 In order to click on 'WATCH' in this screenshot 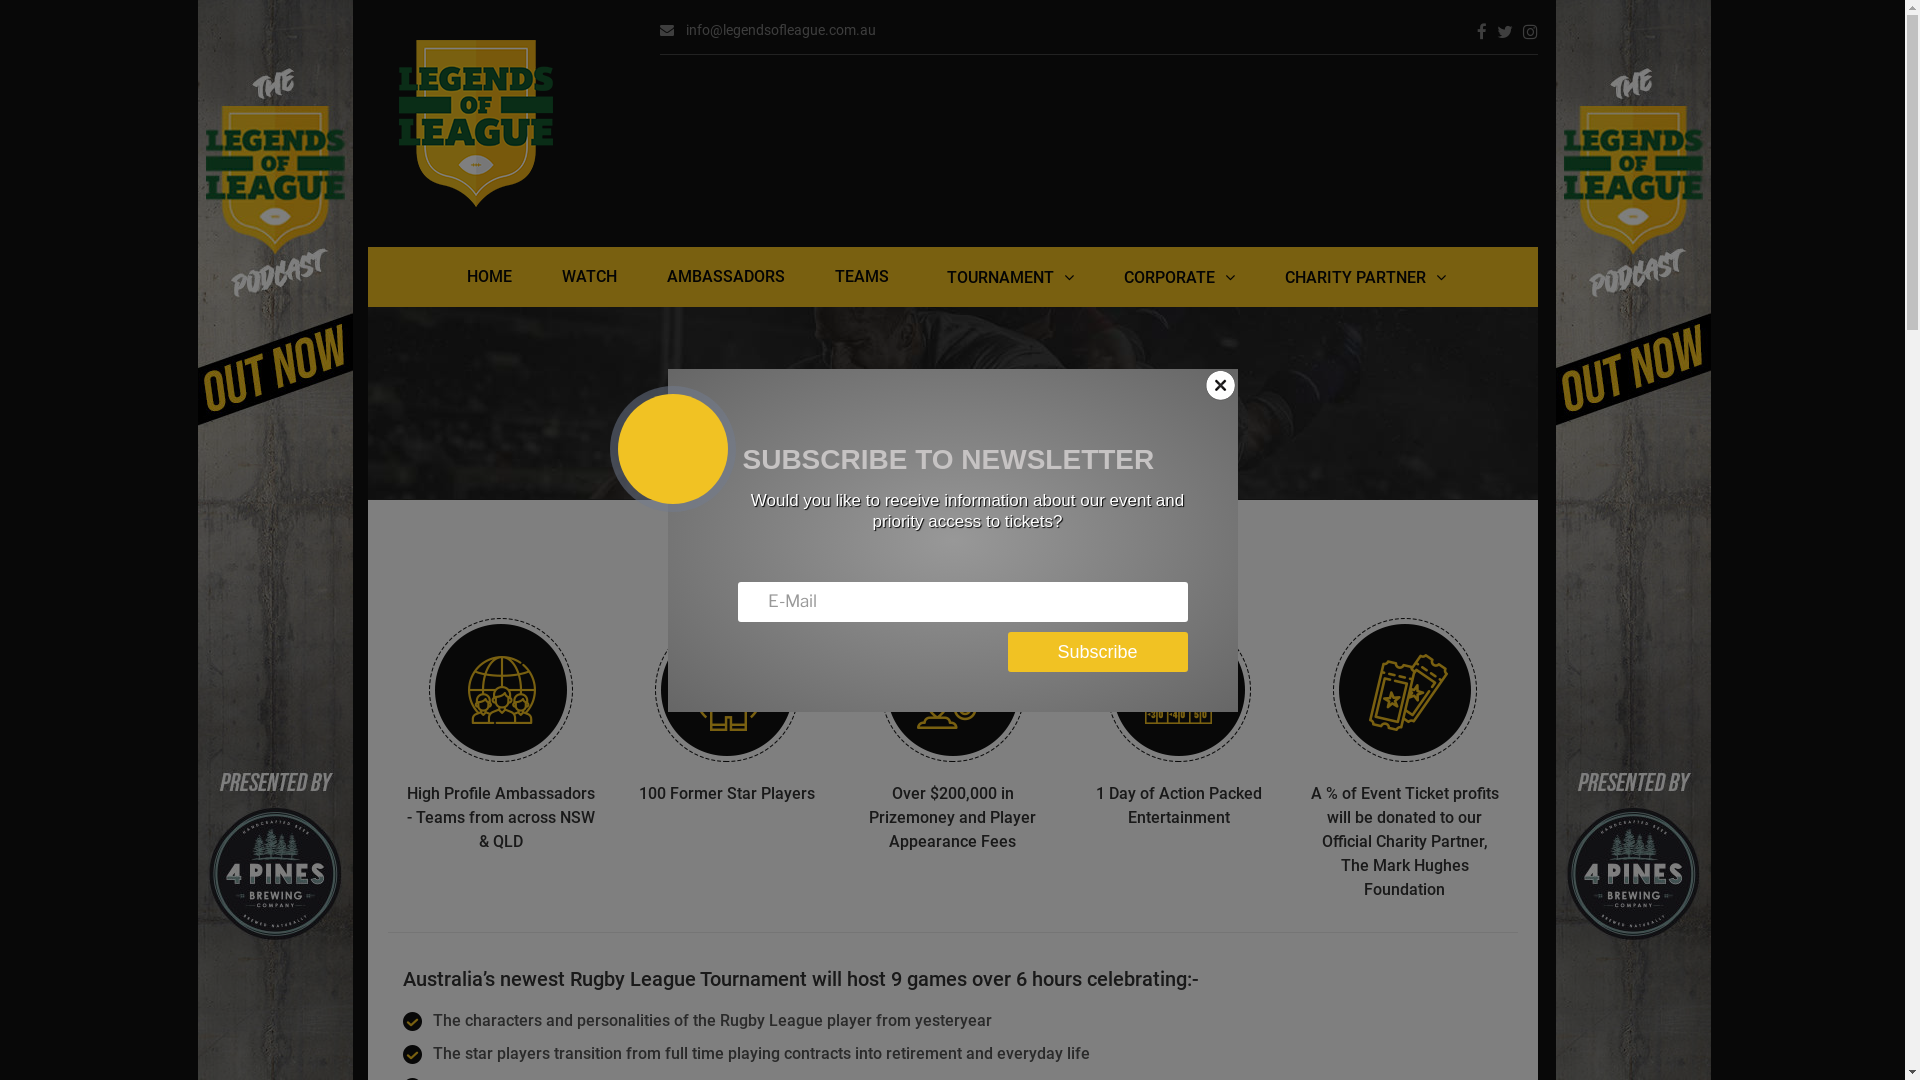, I will do `click(588, 277)`.